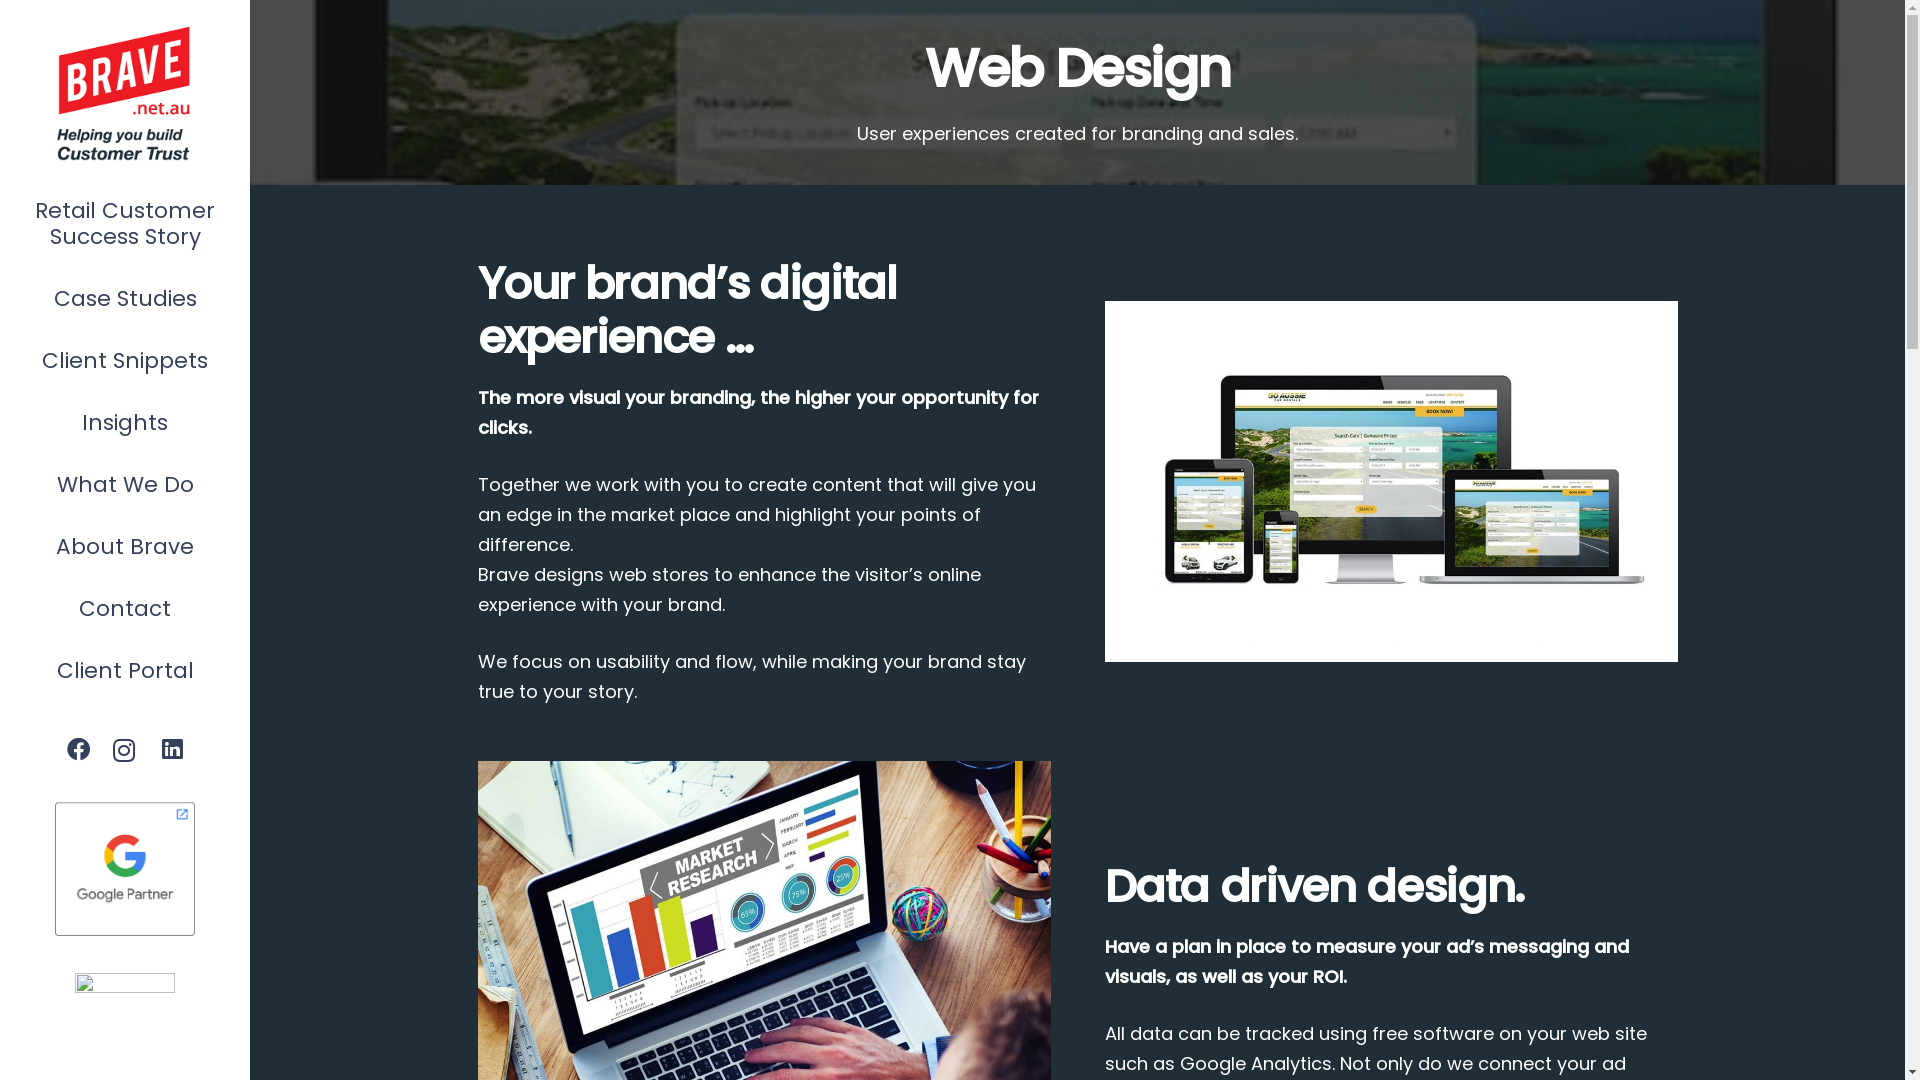 The height and width of the screenshot is (1080, 1920). I want to click on 'Insights', so click(123, 422).